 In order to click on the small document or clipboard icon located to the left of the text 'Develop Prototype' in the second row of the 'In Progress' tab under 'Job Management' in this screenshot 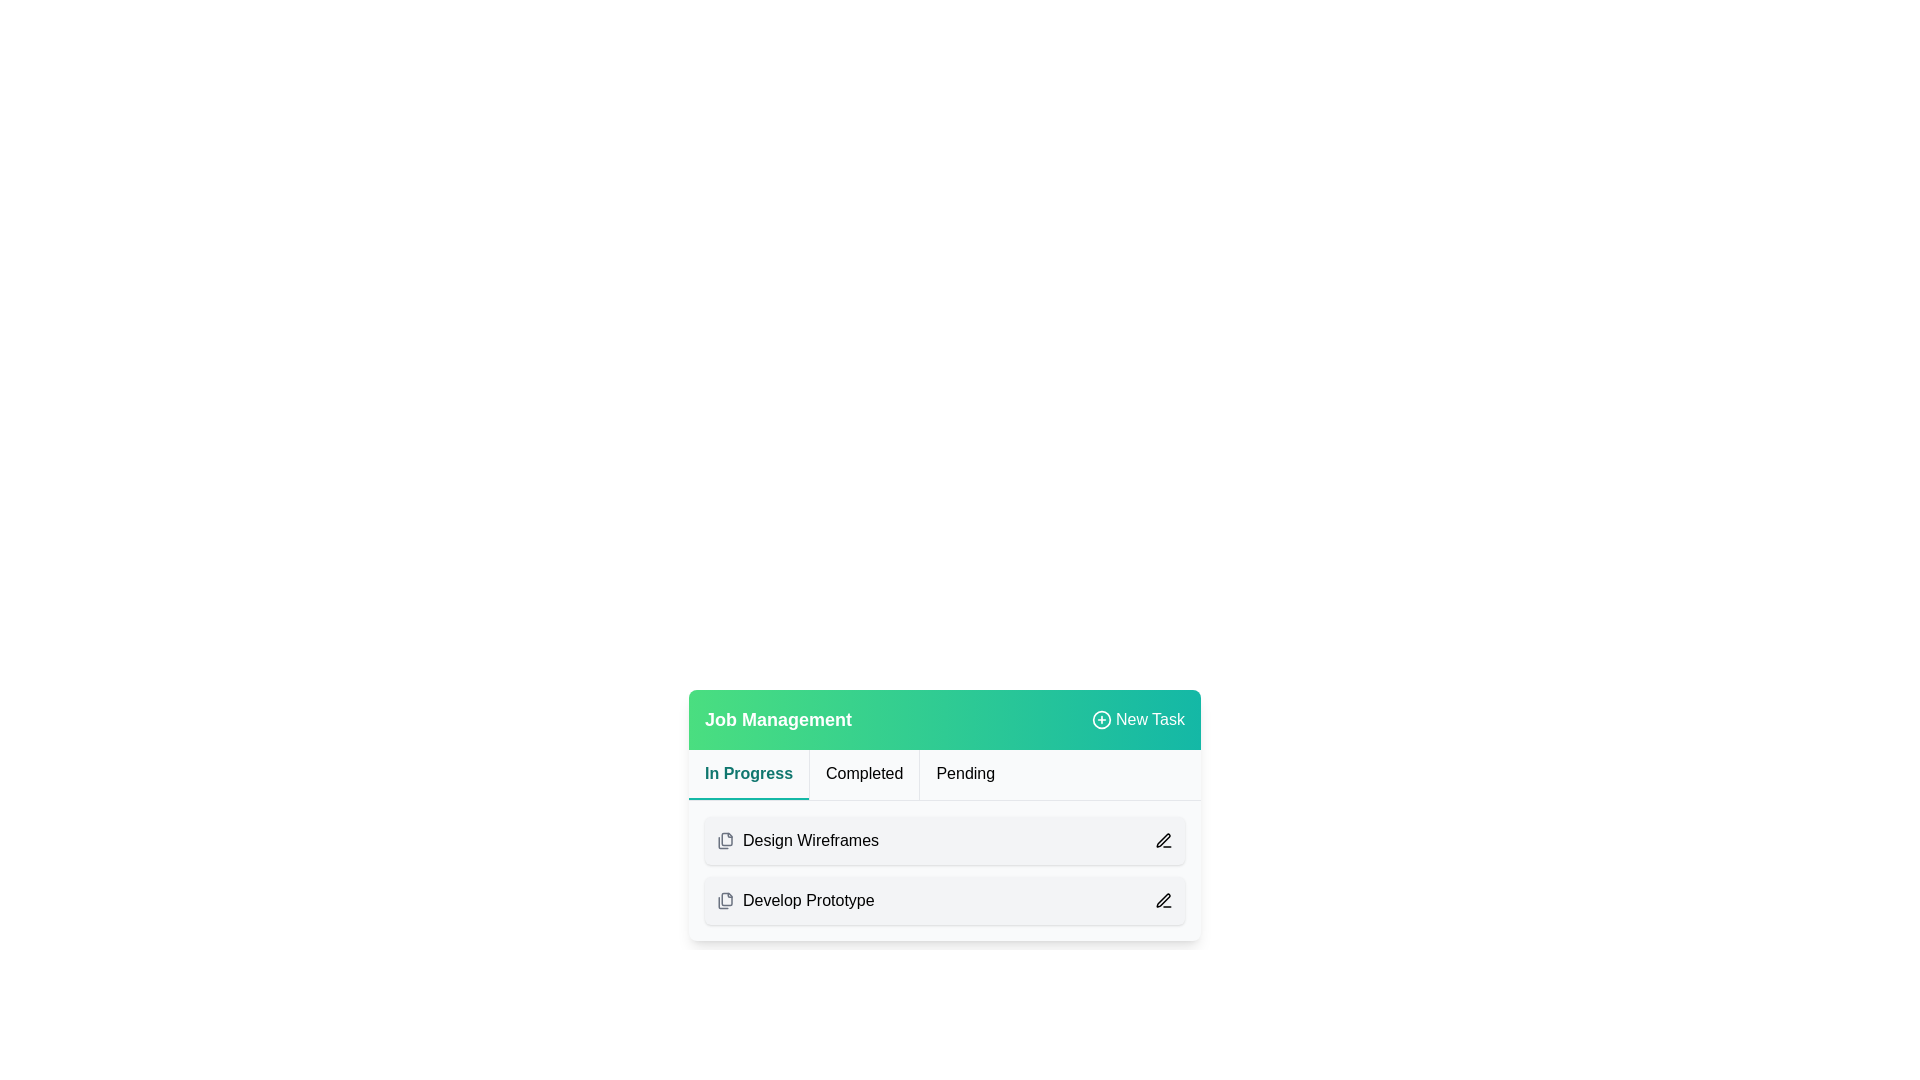, I will do `click(726, 839)`.